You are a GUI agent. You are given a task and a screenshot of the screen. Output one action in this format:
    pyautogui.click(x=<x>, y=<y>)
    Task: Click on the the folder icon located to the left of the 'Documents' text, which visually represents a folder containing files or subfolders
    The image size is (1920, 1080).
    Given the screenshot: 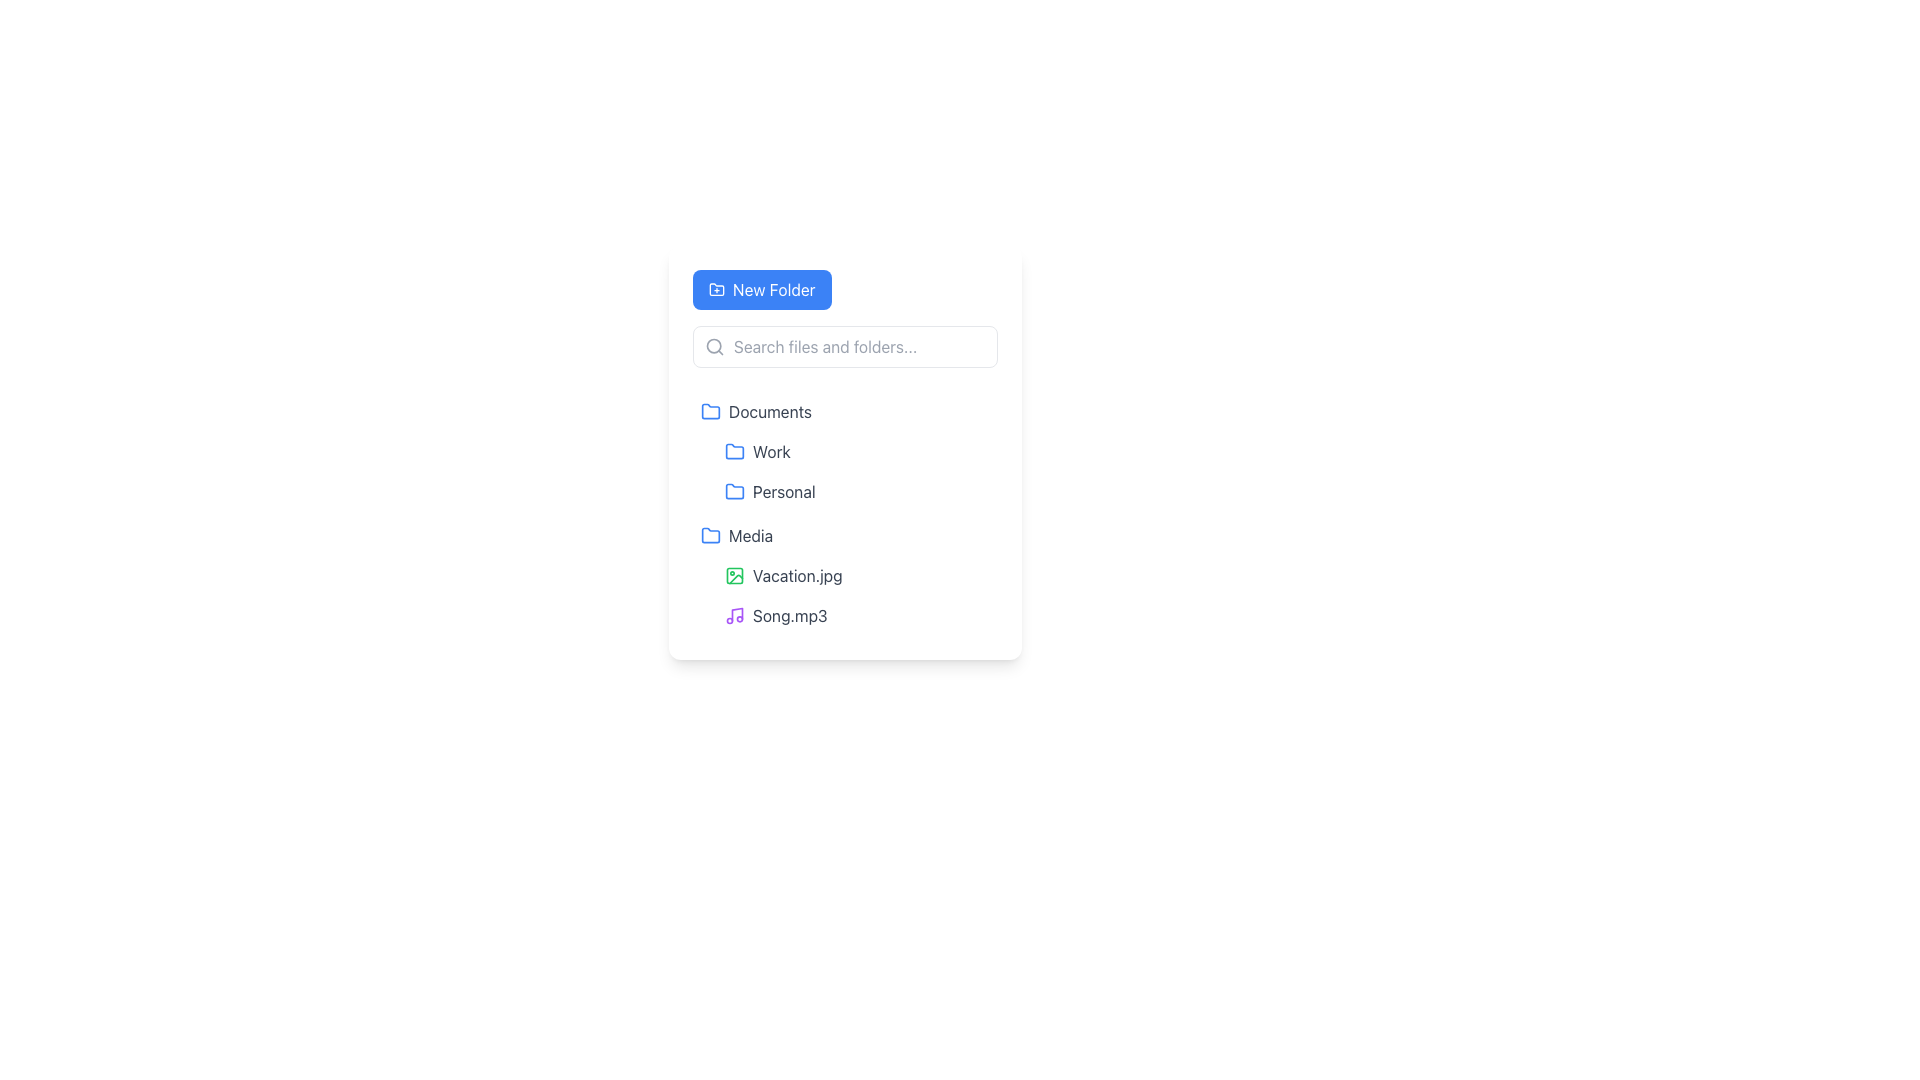 What is the action you would take?
    pyautogui.click(x=710, y=411)
    